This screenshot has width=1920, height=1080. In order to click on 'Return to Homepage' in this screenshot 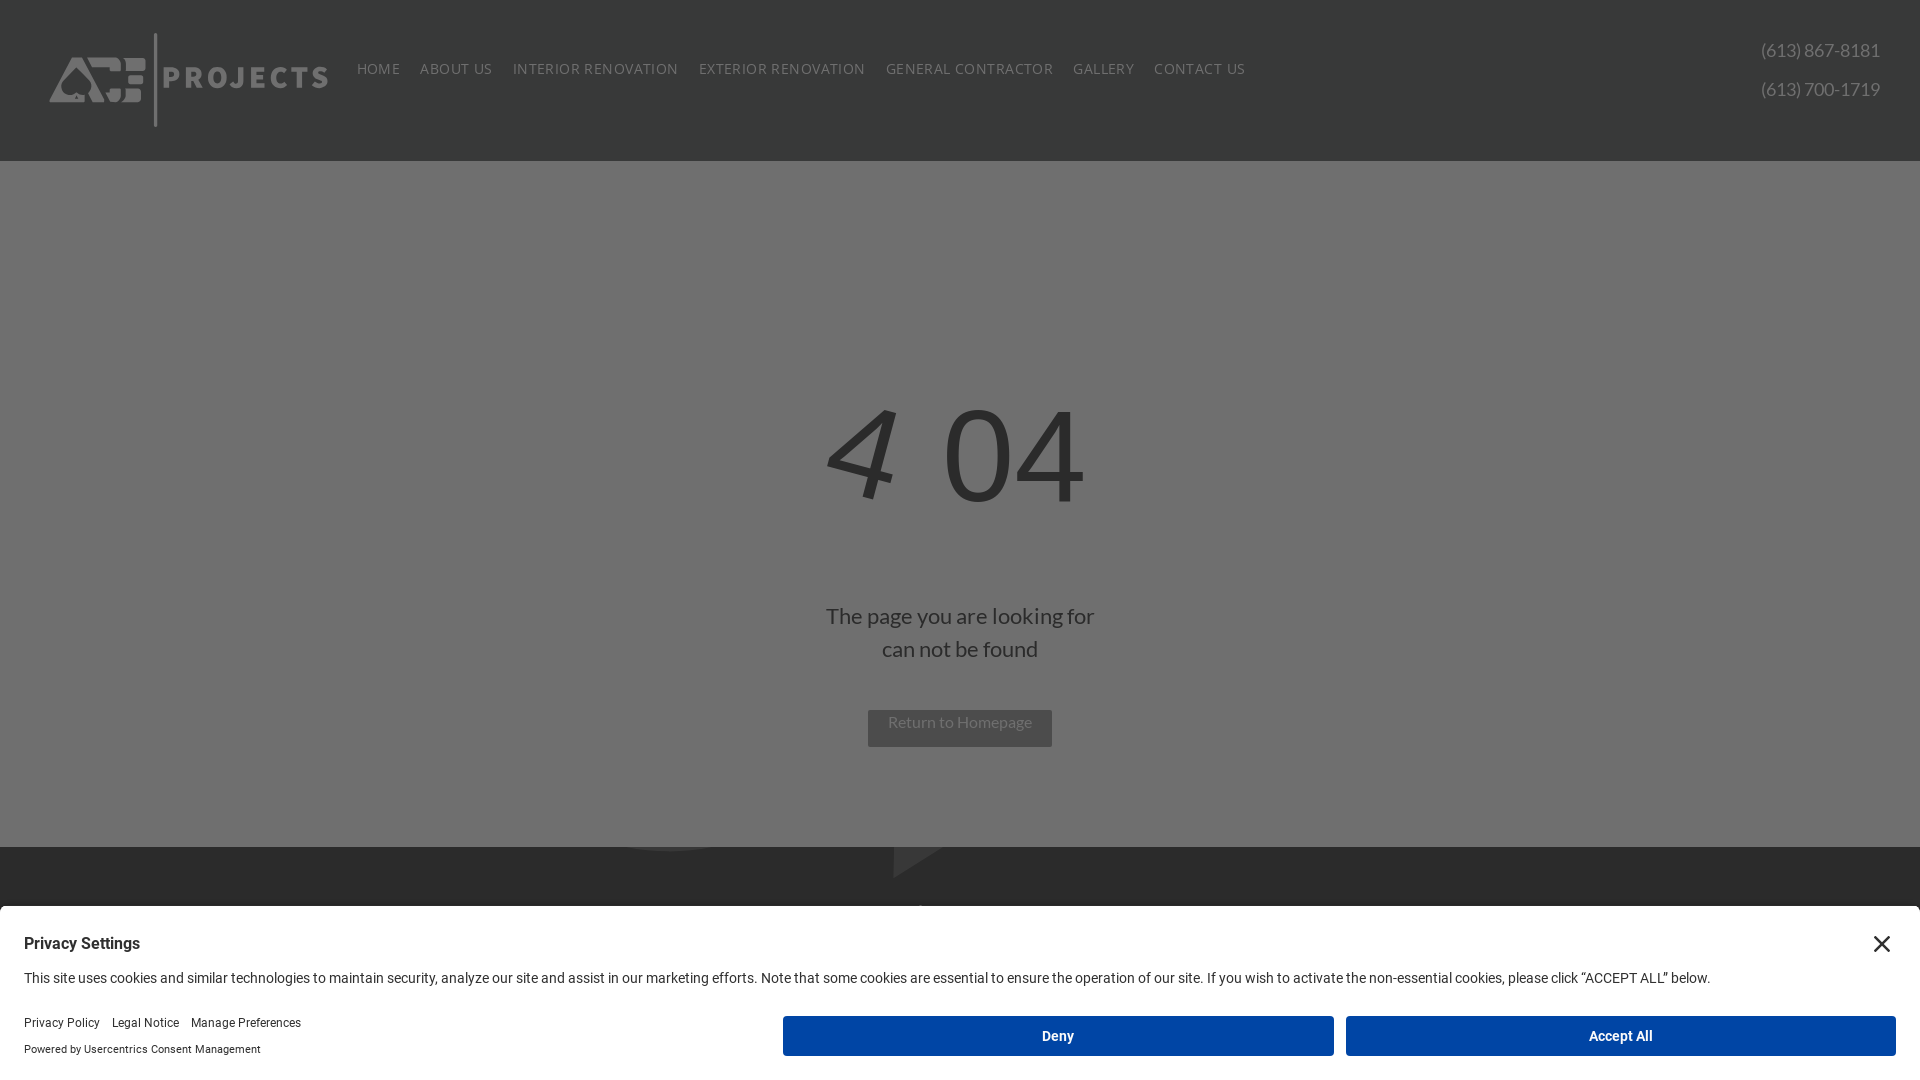, I will do `click(868, 728)`.